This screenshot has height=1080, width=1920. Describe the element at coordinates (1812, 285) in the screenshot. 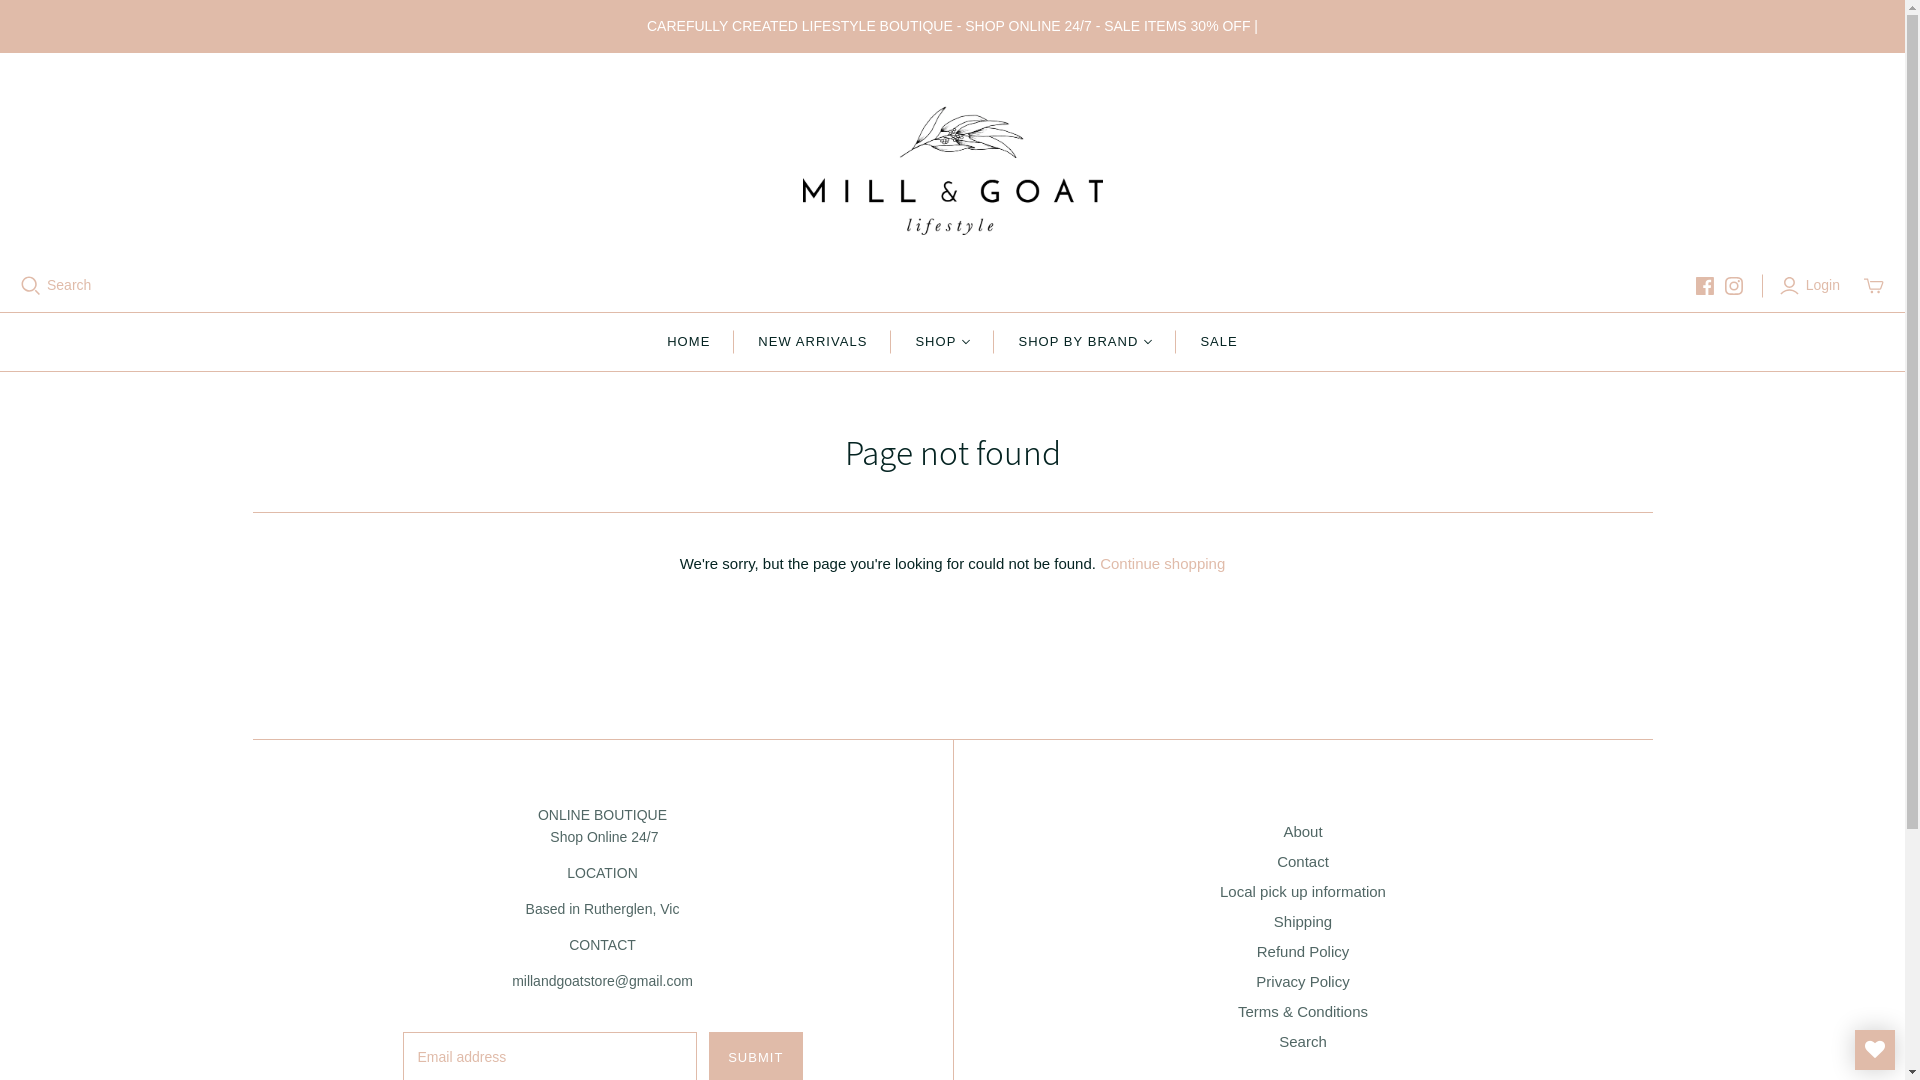

I see `'Login'` at that location.